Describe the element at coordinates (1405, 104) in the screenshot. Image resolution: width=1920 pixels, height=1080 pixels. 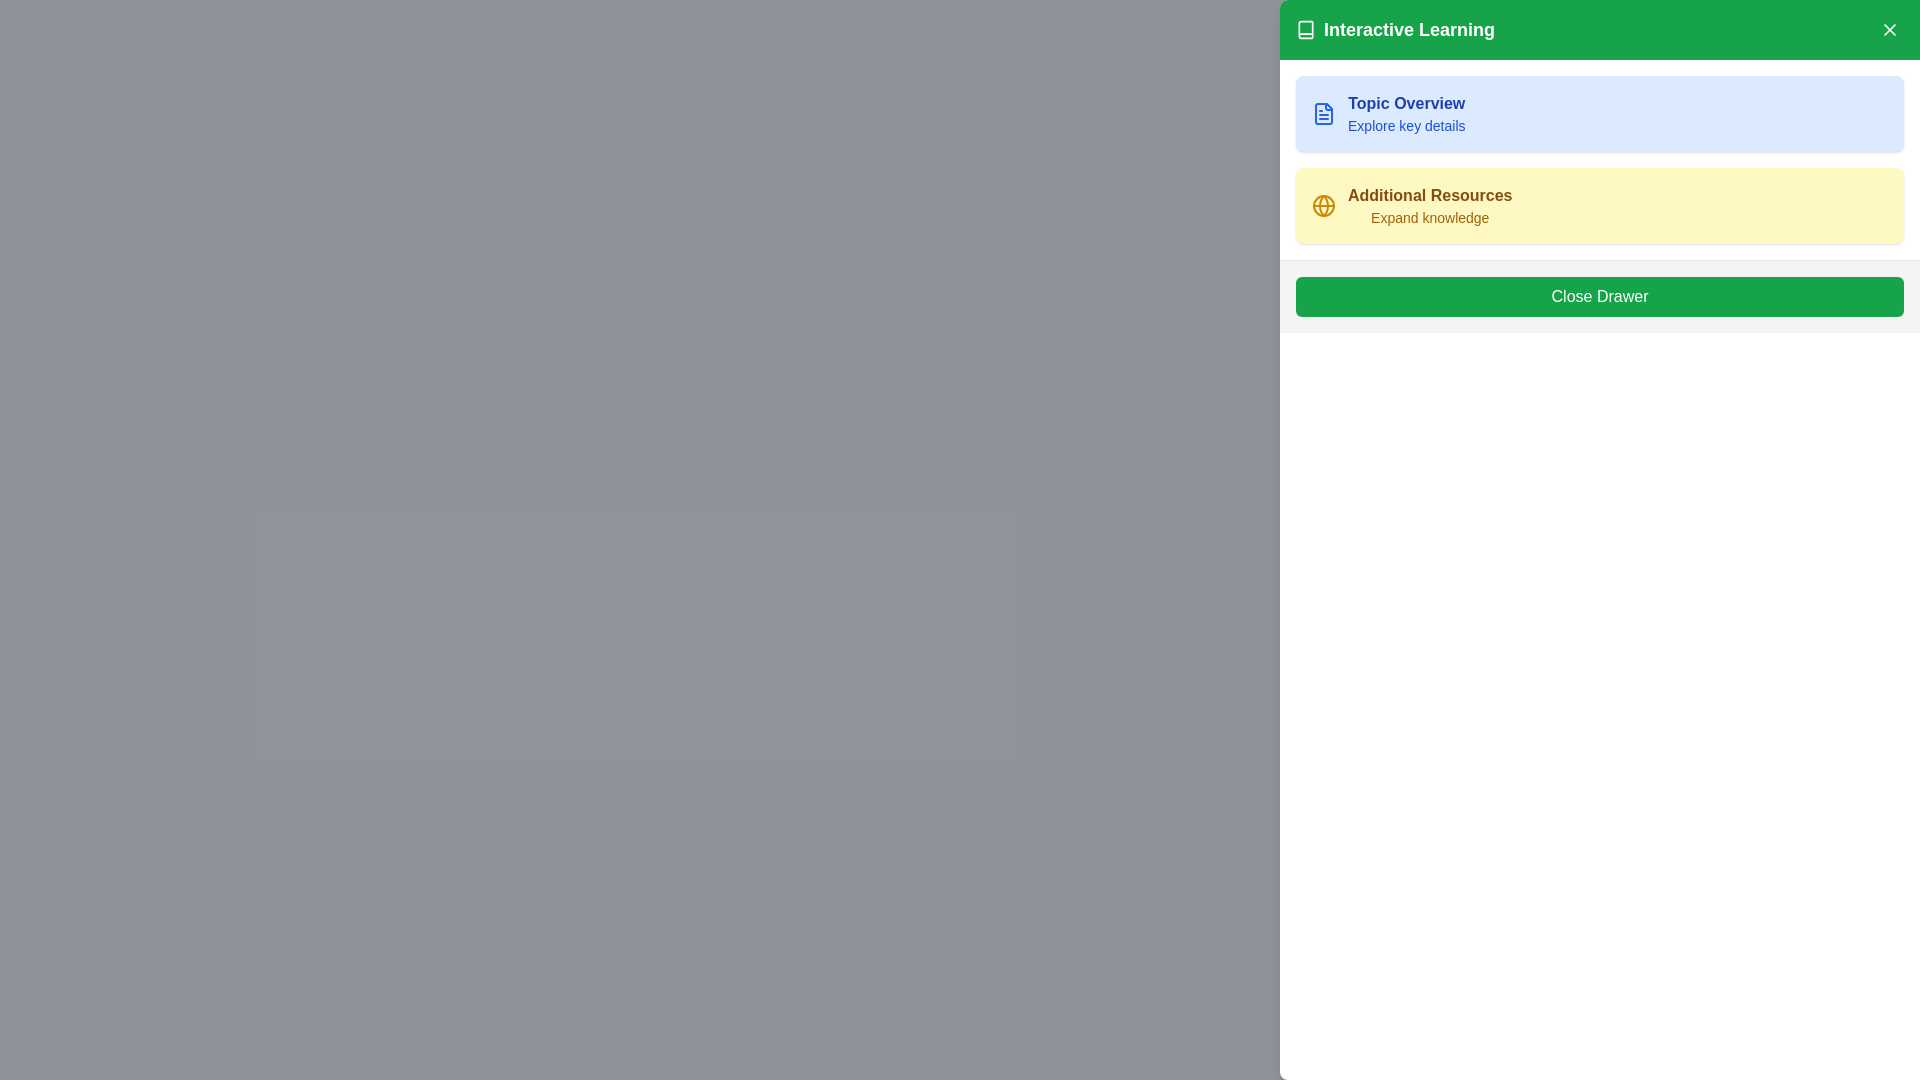
I see `the bold, blue-colored text label that reads 'Topic Overview', which is located at the top-left of the interactive drawer within a light blue section` at that location.